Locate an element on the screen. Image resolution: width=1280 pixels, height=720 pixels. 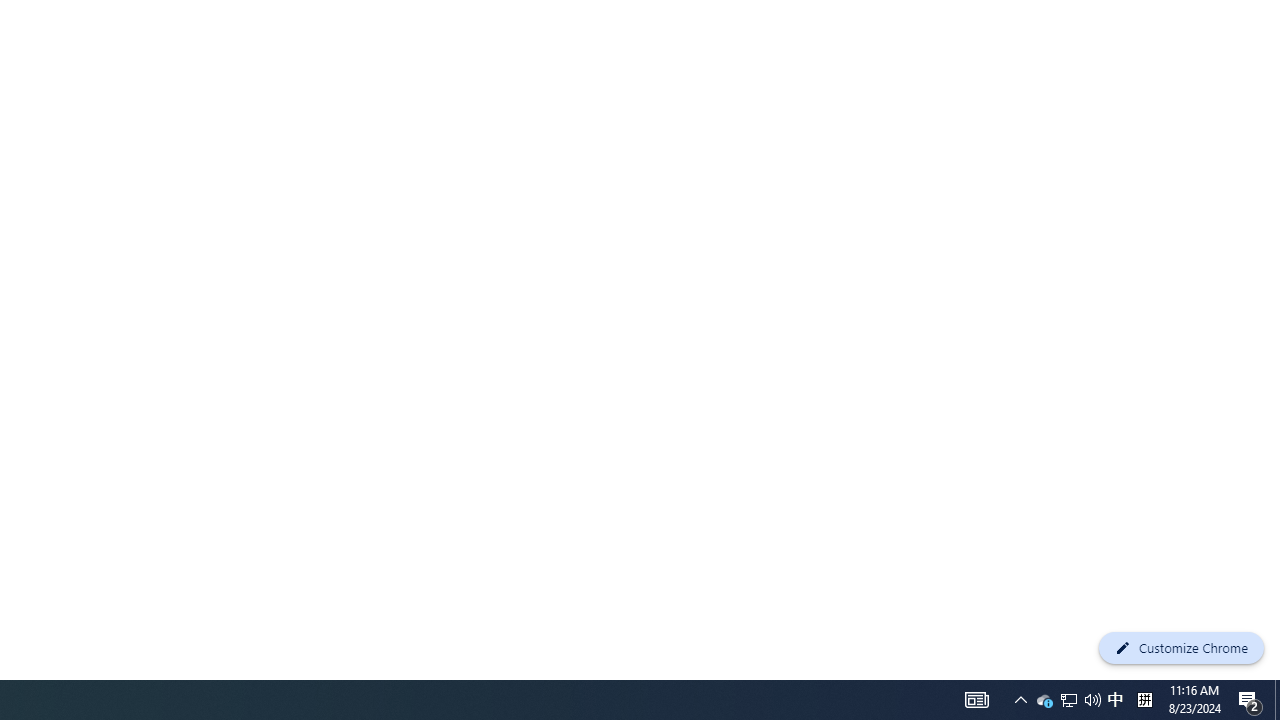
'User Promoted Notification Area' is located at coordinates (1020, 698).